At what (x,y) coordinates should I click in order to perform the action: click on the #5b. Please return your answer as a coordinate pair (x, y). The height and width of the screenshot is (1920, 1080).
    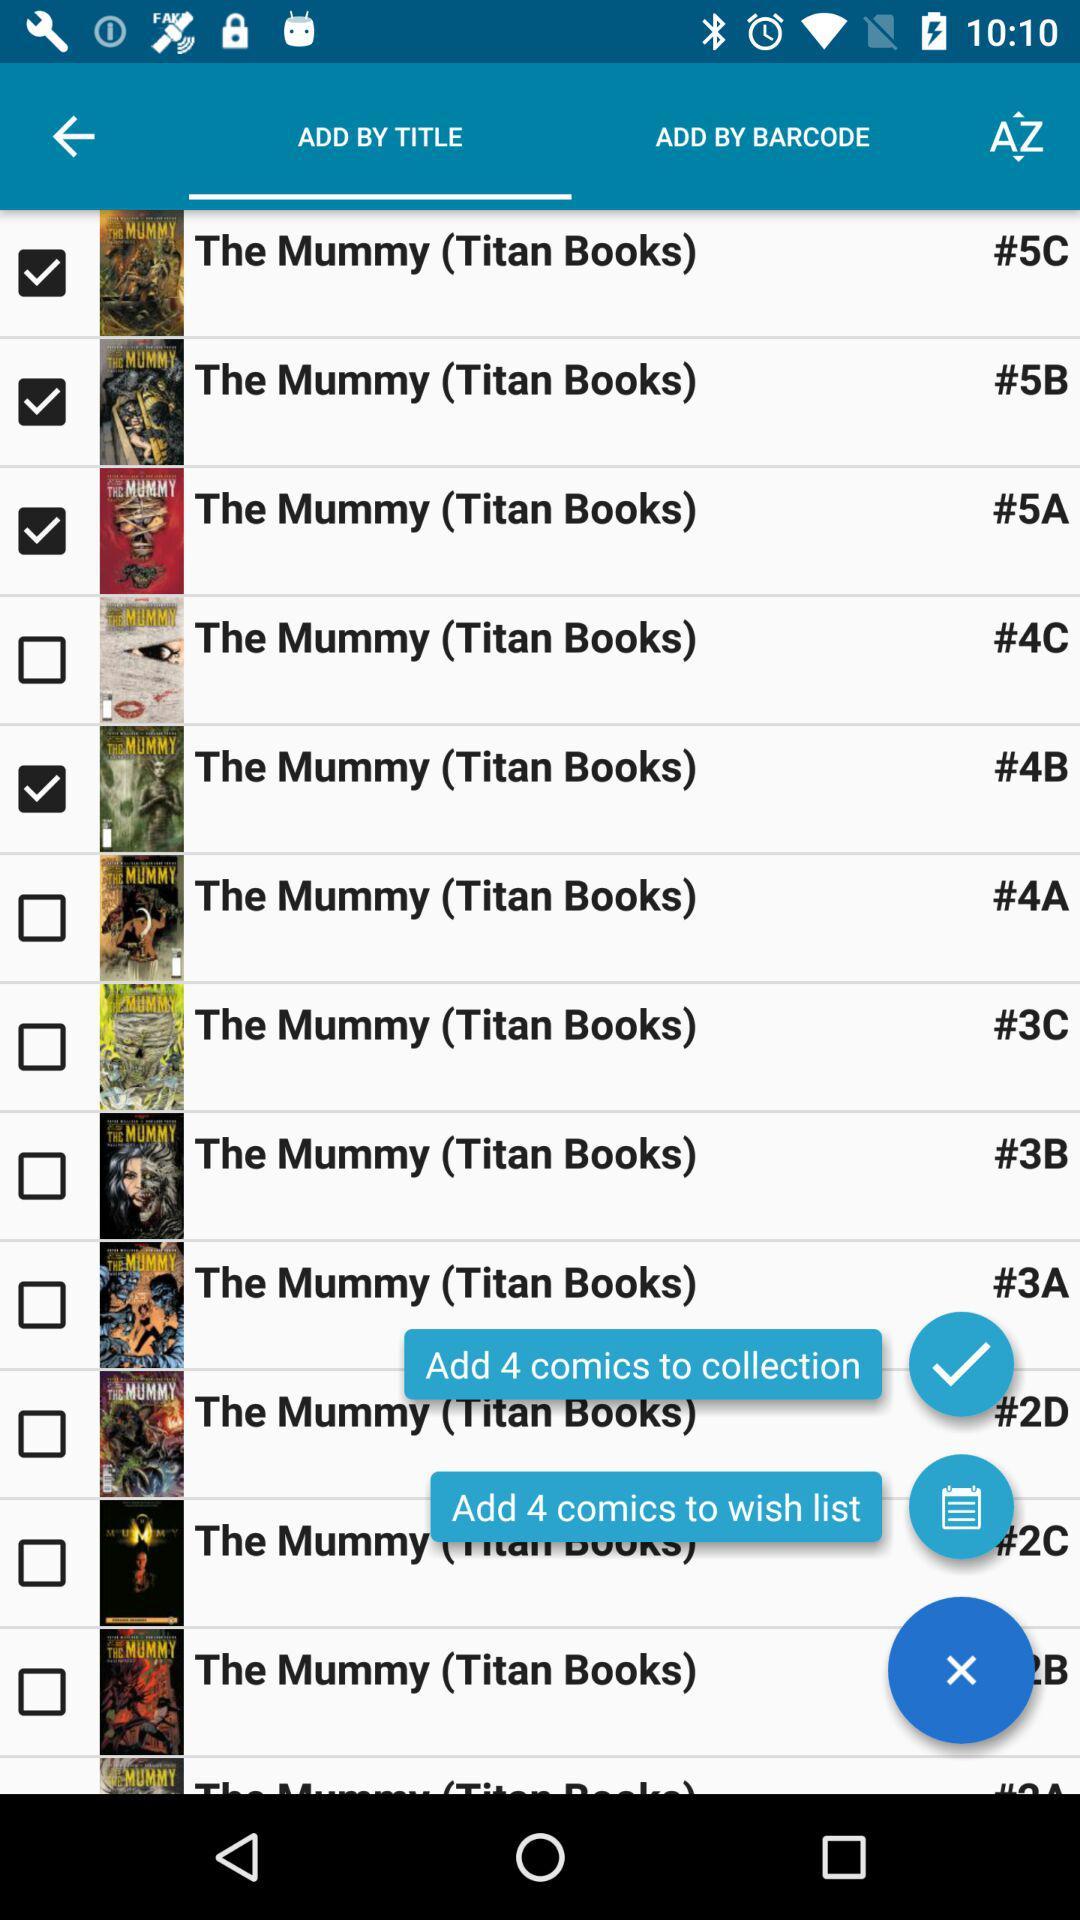
    Looking at the image, I should click on (1031, 378).